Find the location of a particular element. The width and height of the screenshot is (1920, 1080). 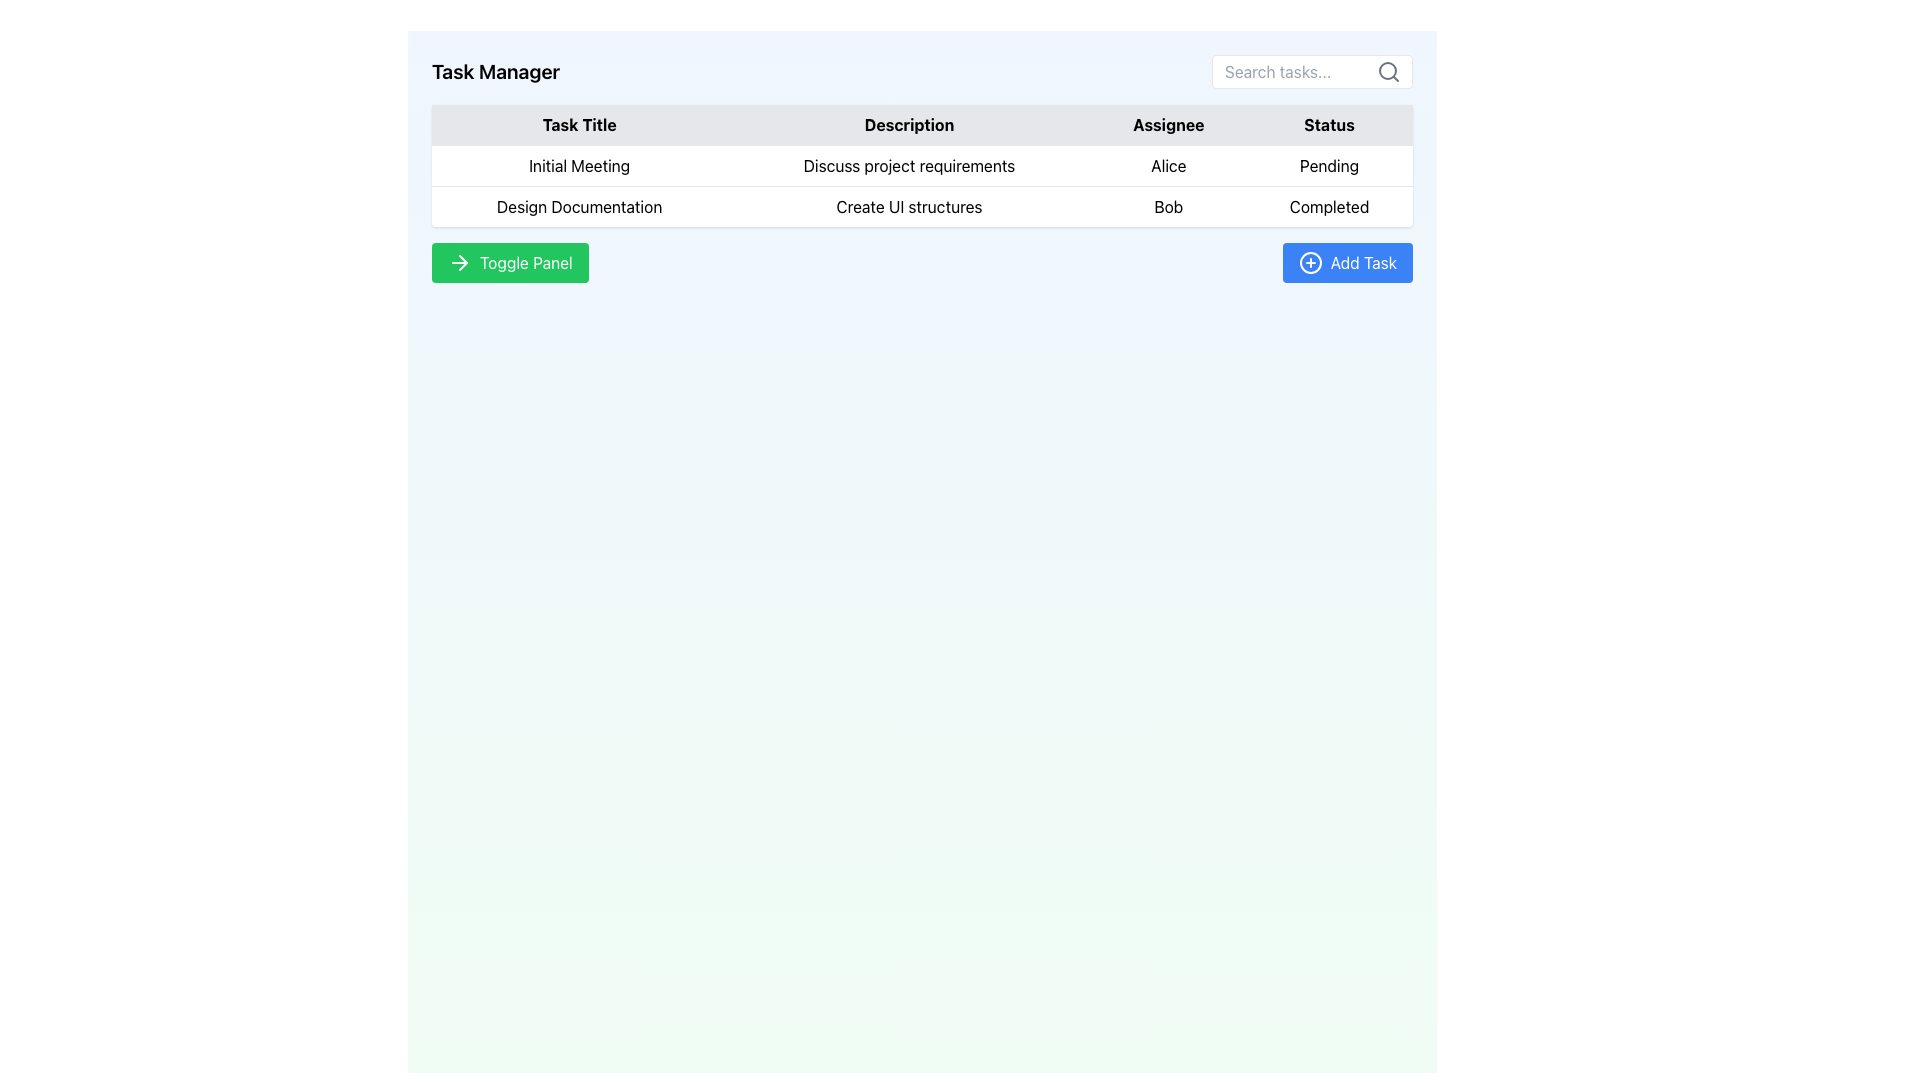

the 'Task Manager' text label located in the top left section of the interface if it is interactive is located at coordinates (496, 71).